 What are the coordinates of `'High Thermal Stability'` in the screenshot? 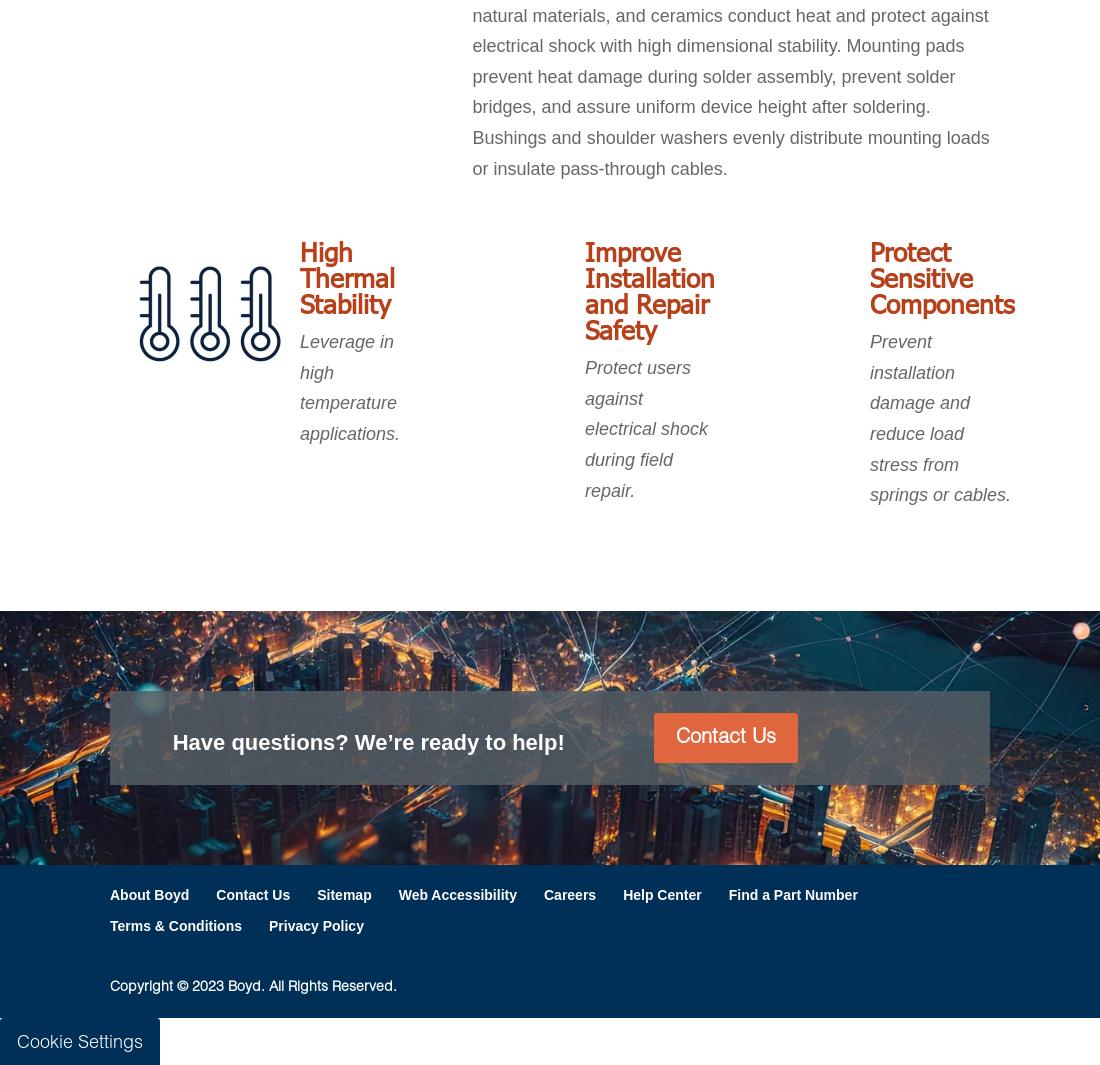 It's located at (347, 276).